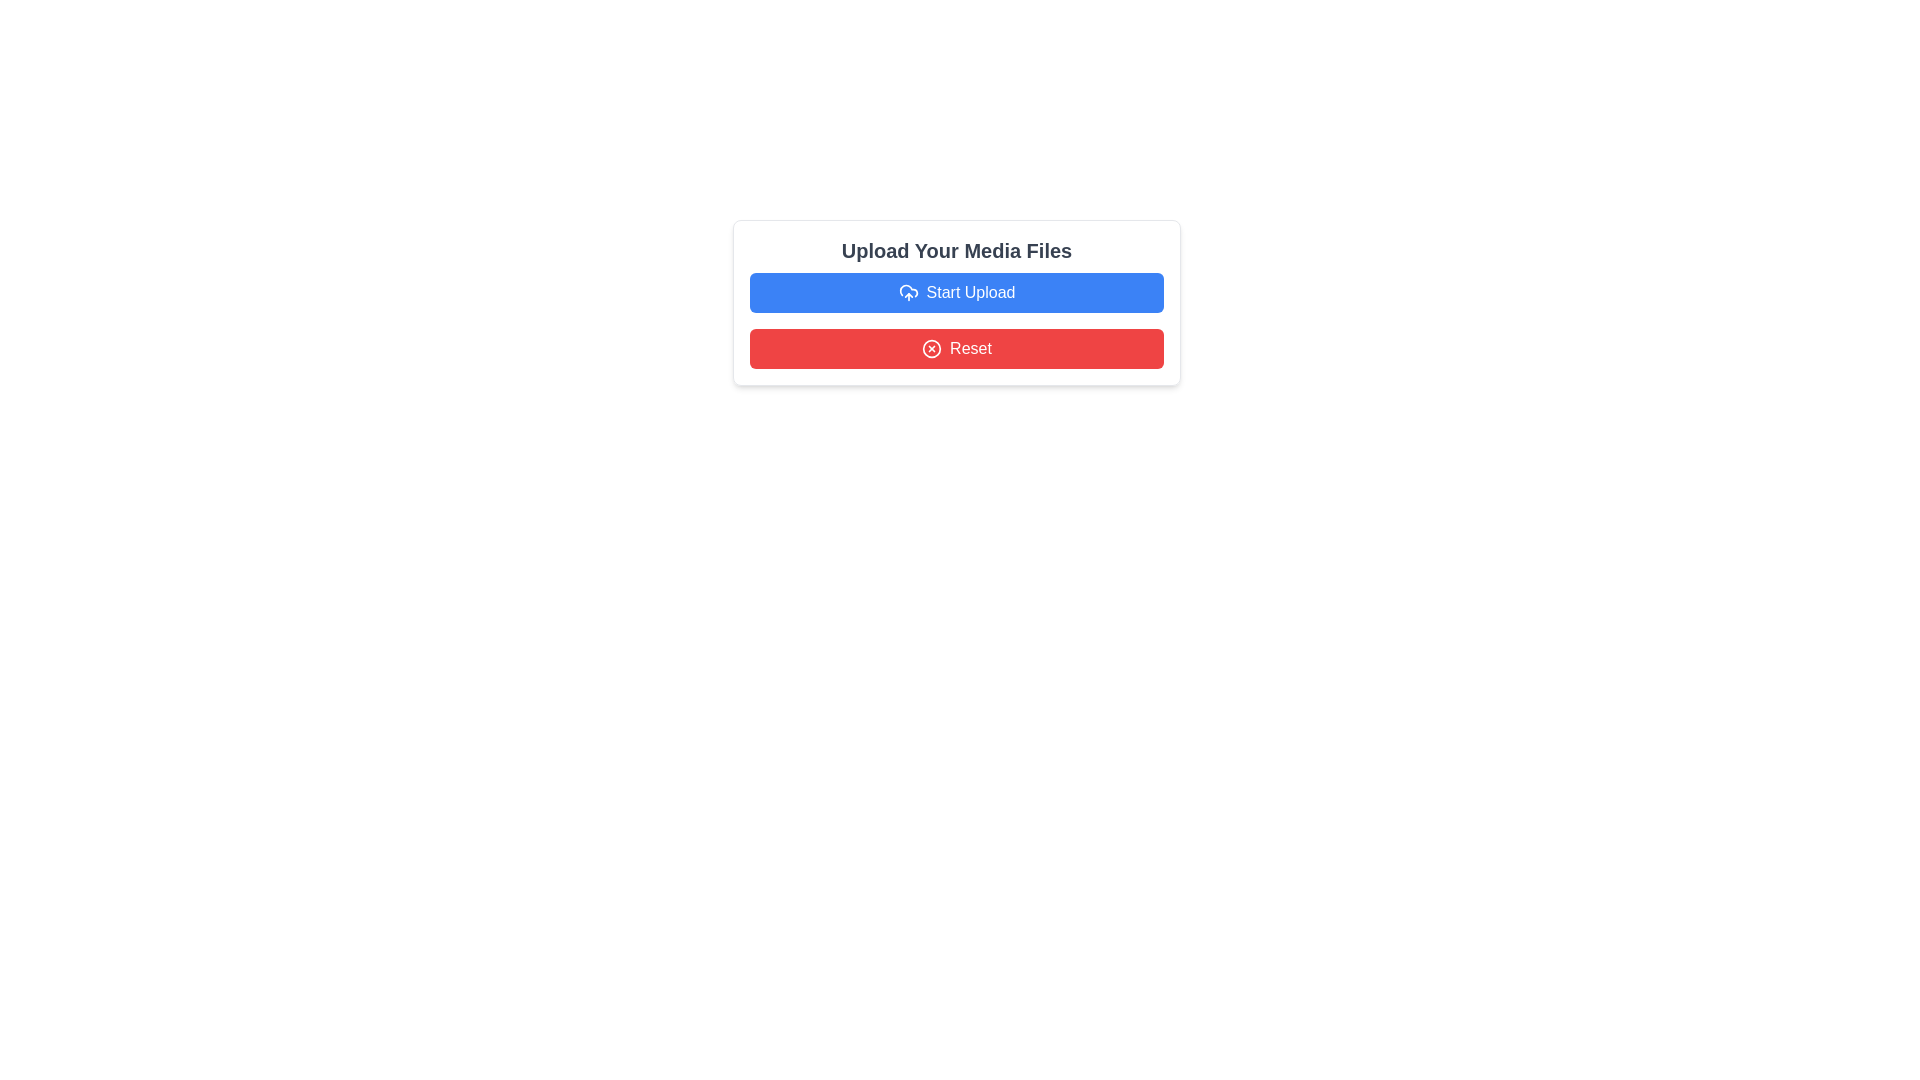  Describe the element at coordinates (955, 347) in the screenshot. I see `the 'Reset' button located below the 'Start Upload' button within the upload media files section` at that location.